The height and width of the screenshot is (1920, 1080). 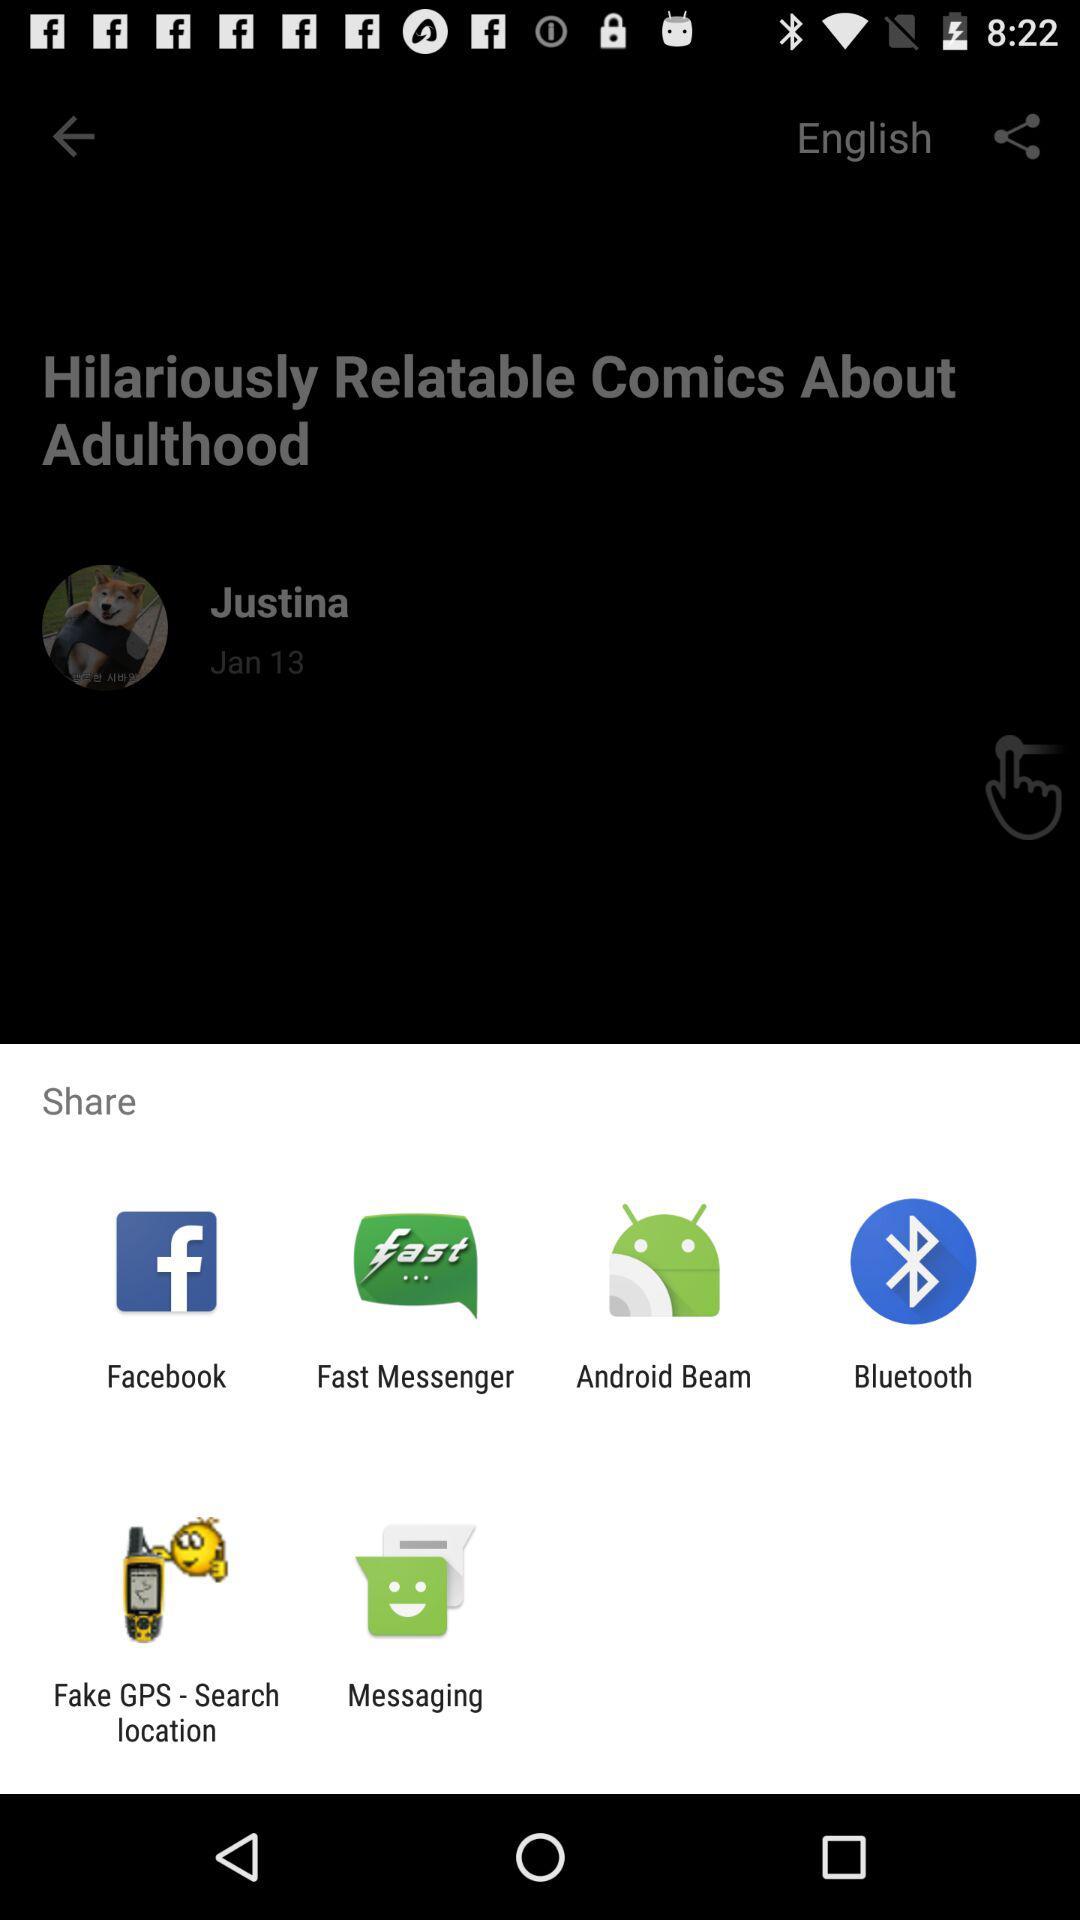 I want to click on the app to the right of fast messenger item, so click(x=664, y=1392).